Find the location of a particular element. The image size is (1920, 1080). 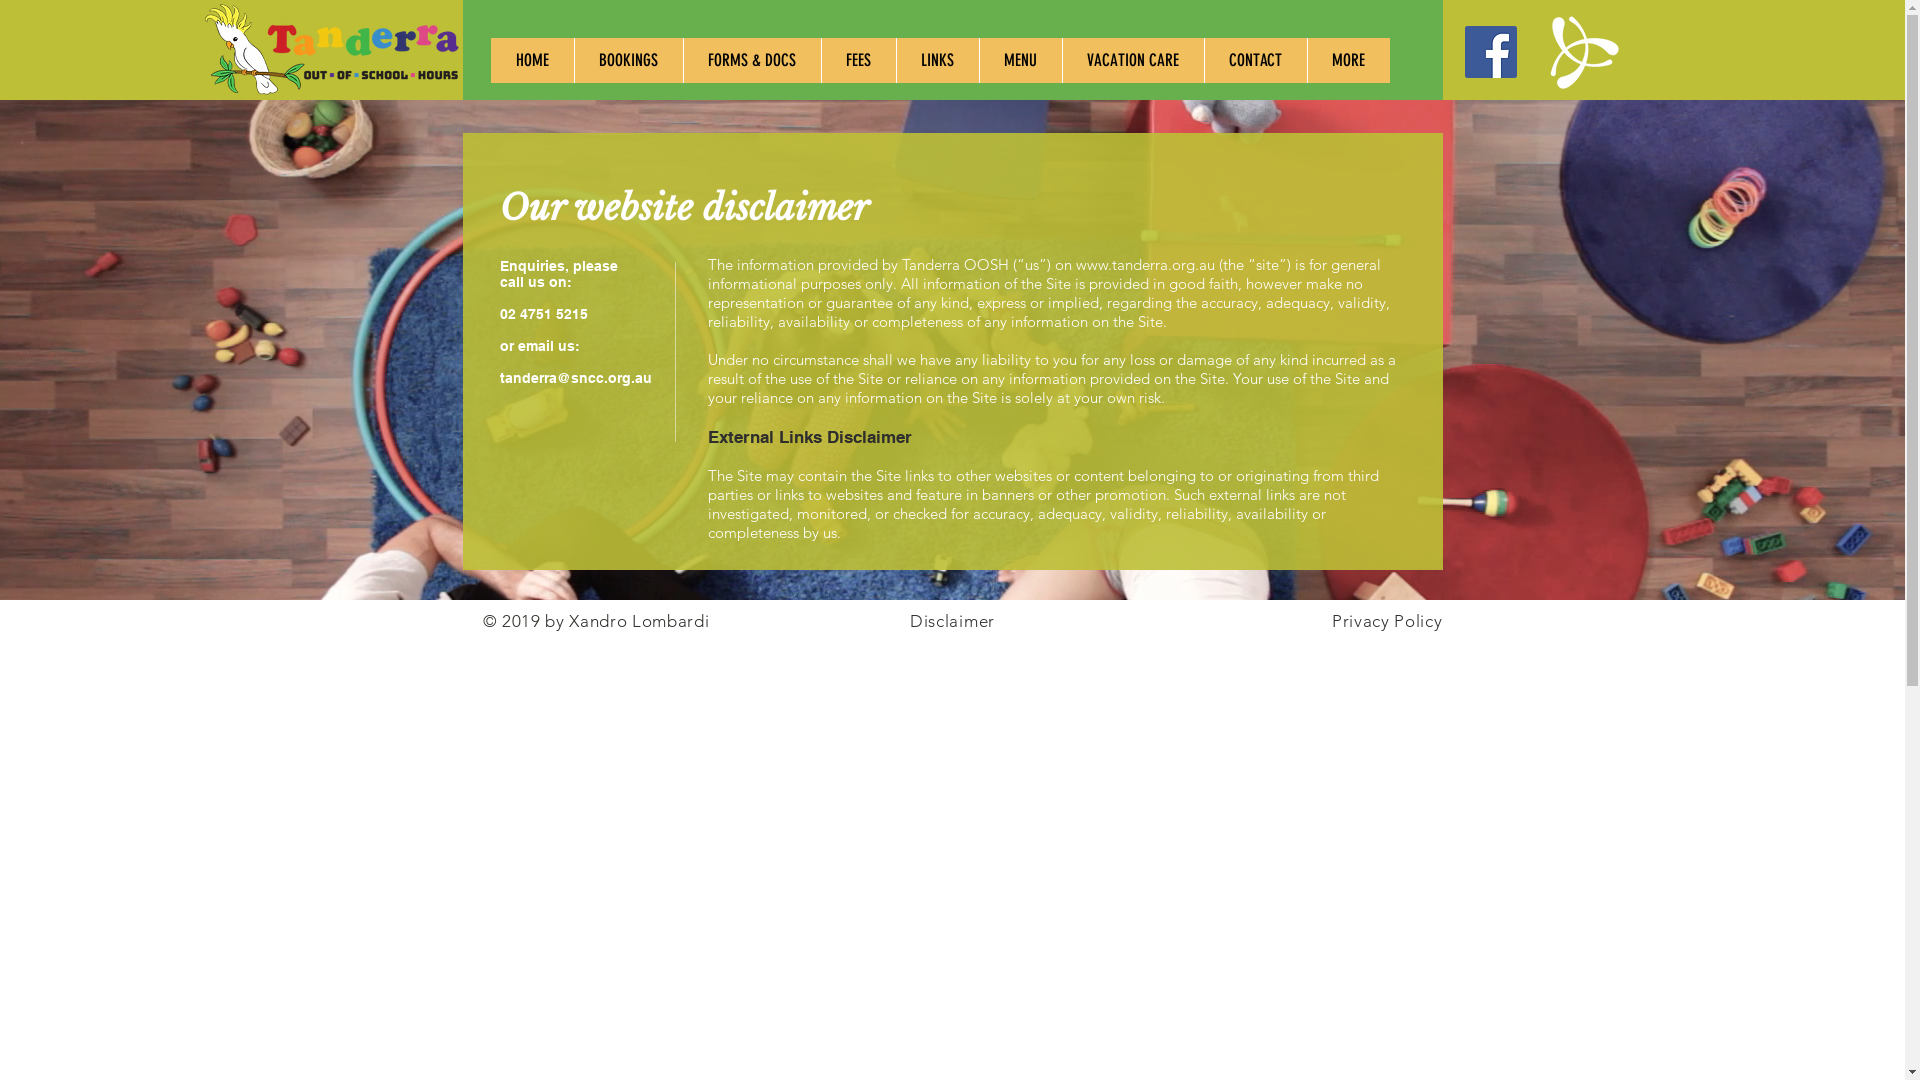

'Disclaimer' is located at coordinates (951, 620).